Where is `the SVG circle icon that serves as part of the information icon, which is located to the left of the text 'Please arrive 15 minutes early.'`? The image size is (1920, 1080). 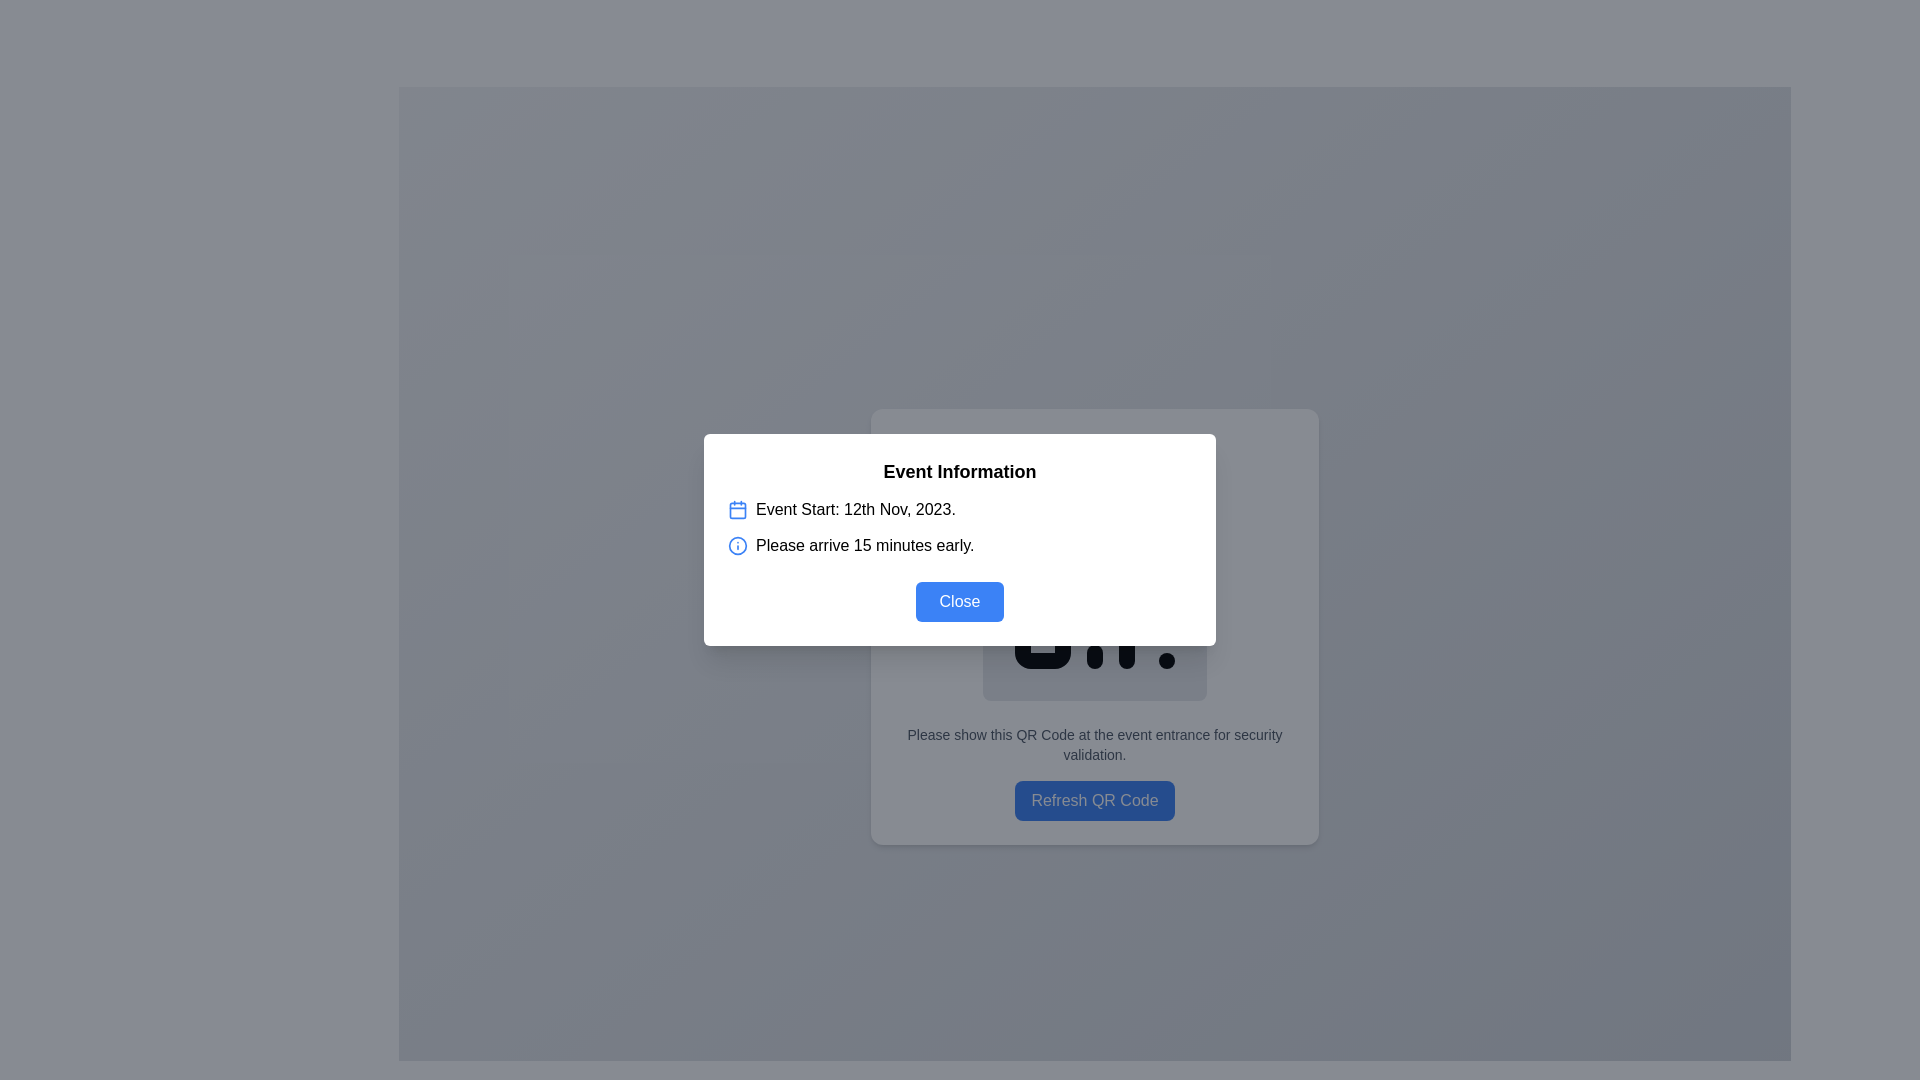 the SVG circle icon that serves as part of the information icon, which is located to the left of the text 'Please arrive 15 minutes early.' is located at coordinates (737, 546).